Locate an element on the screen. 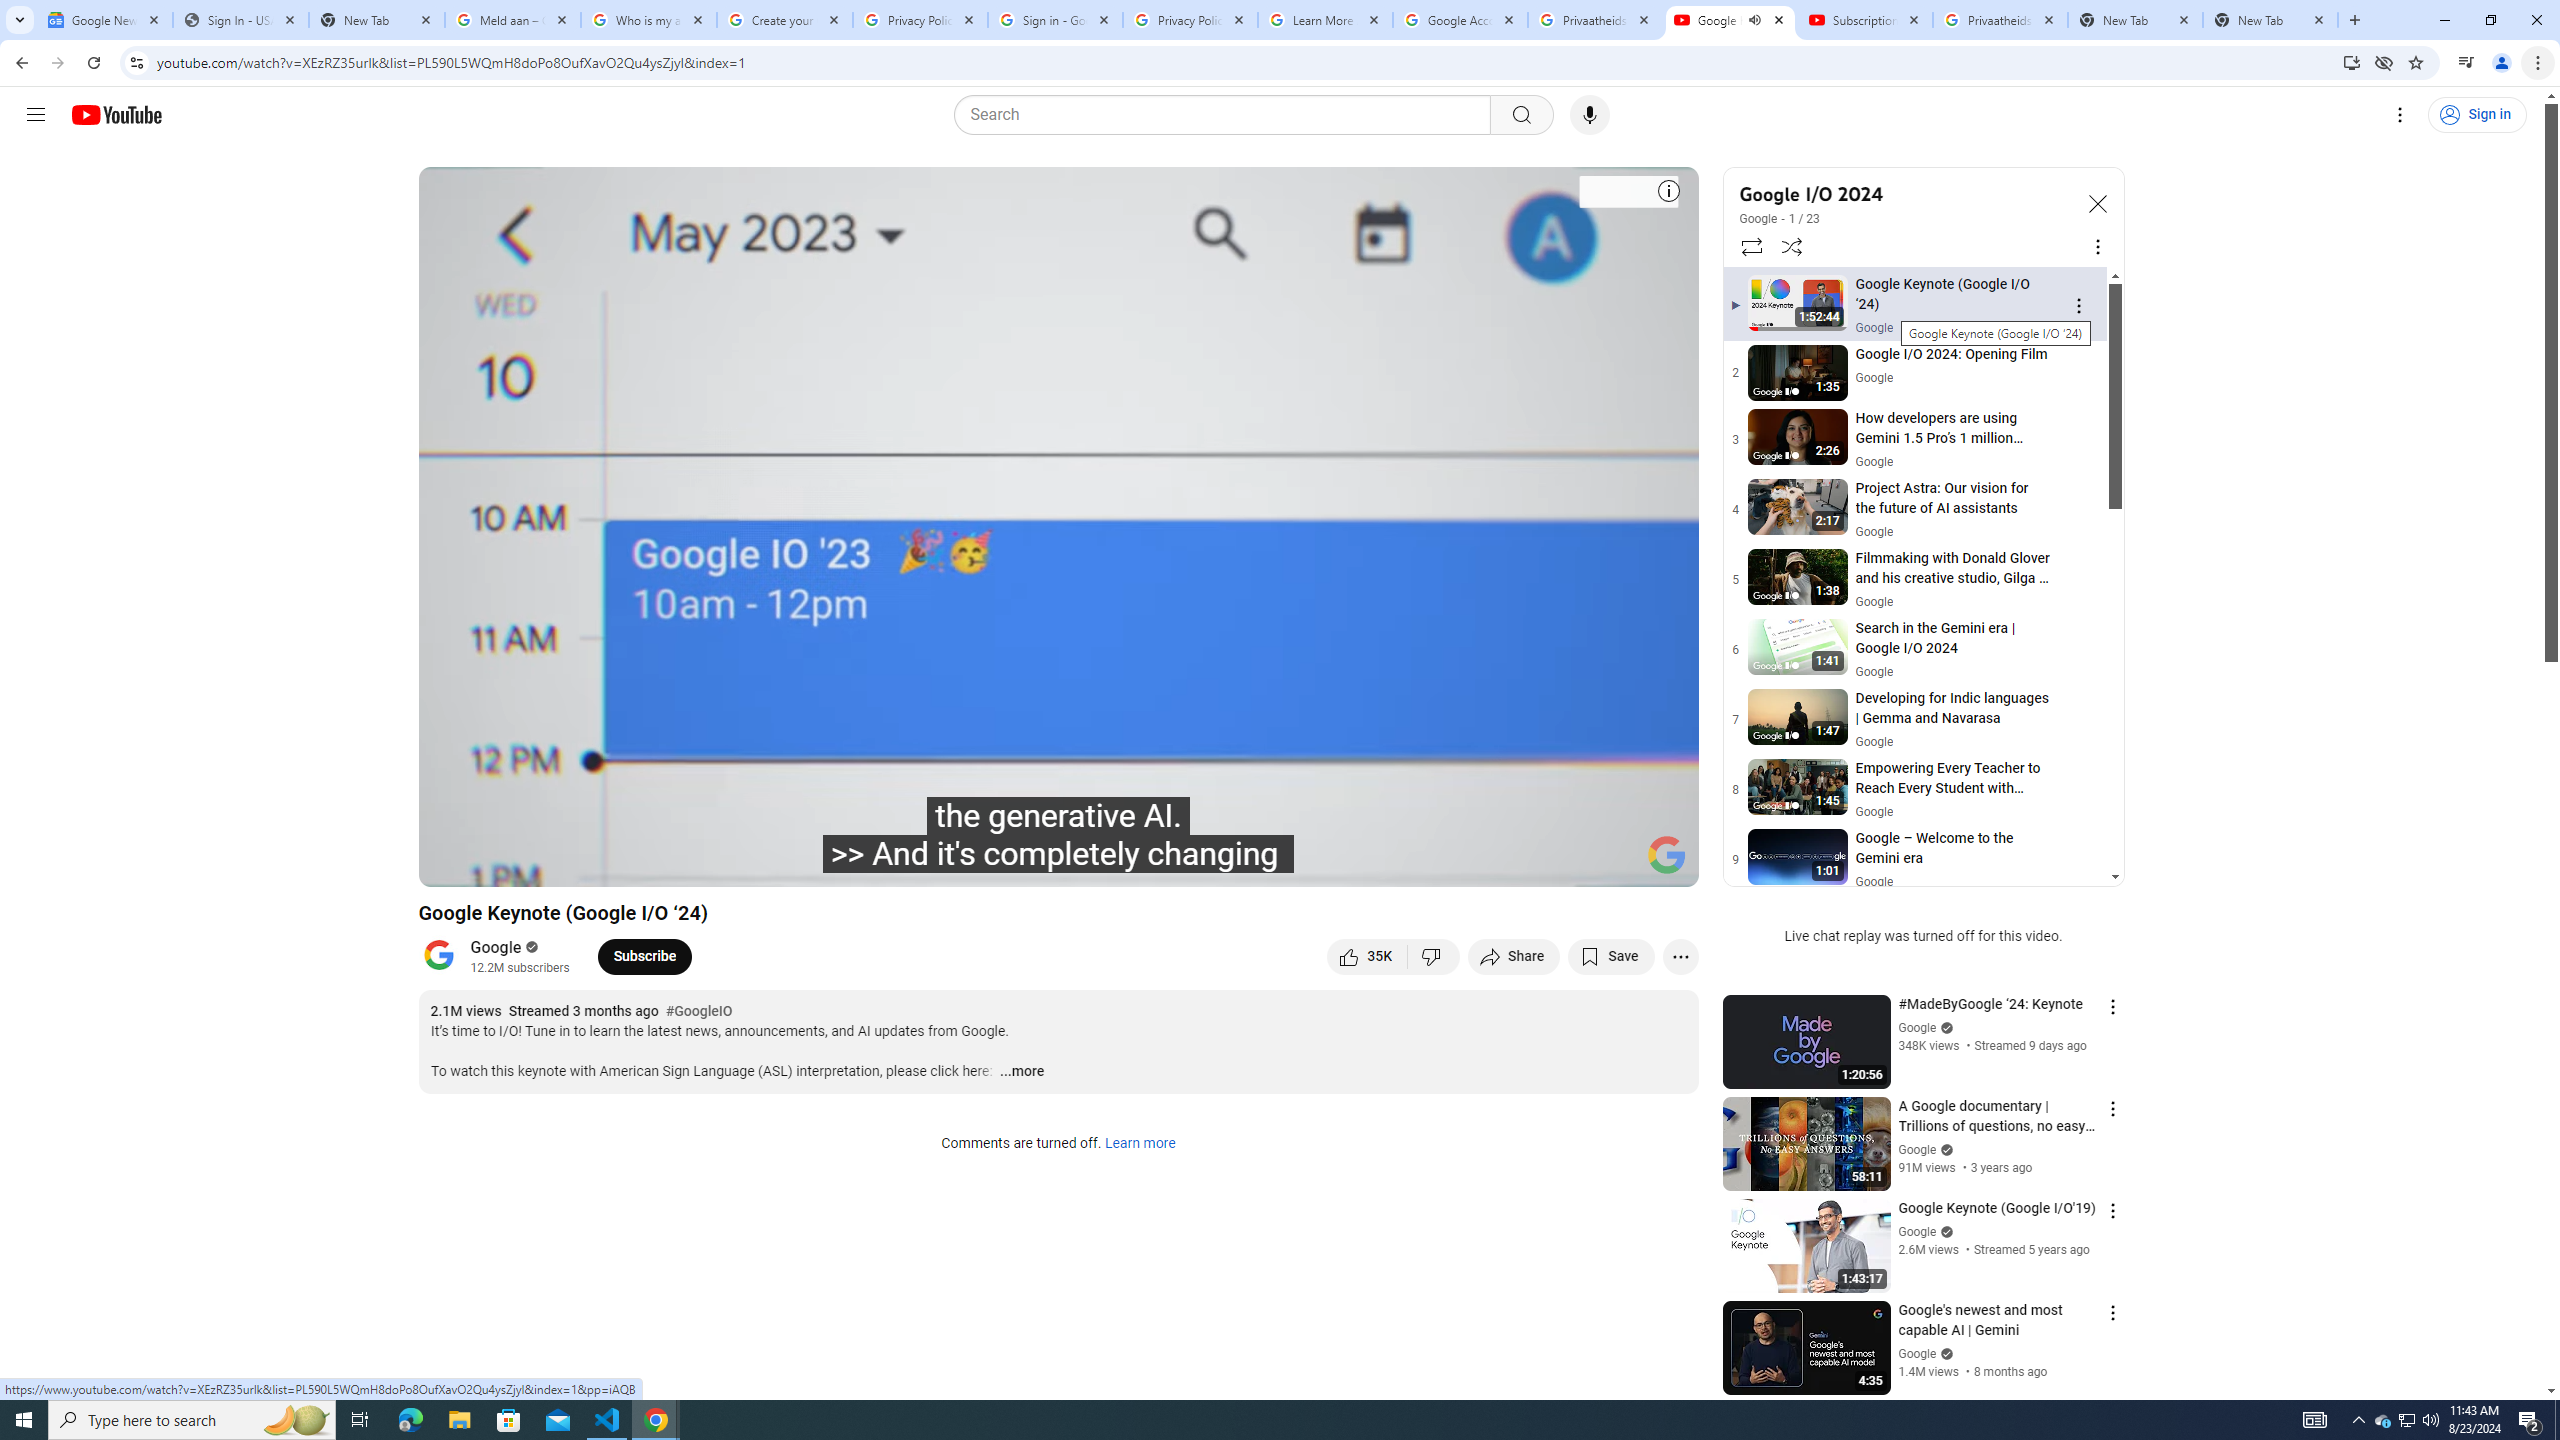  'Seek slider' is located at coordinates (1057, 836).